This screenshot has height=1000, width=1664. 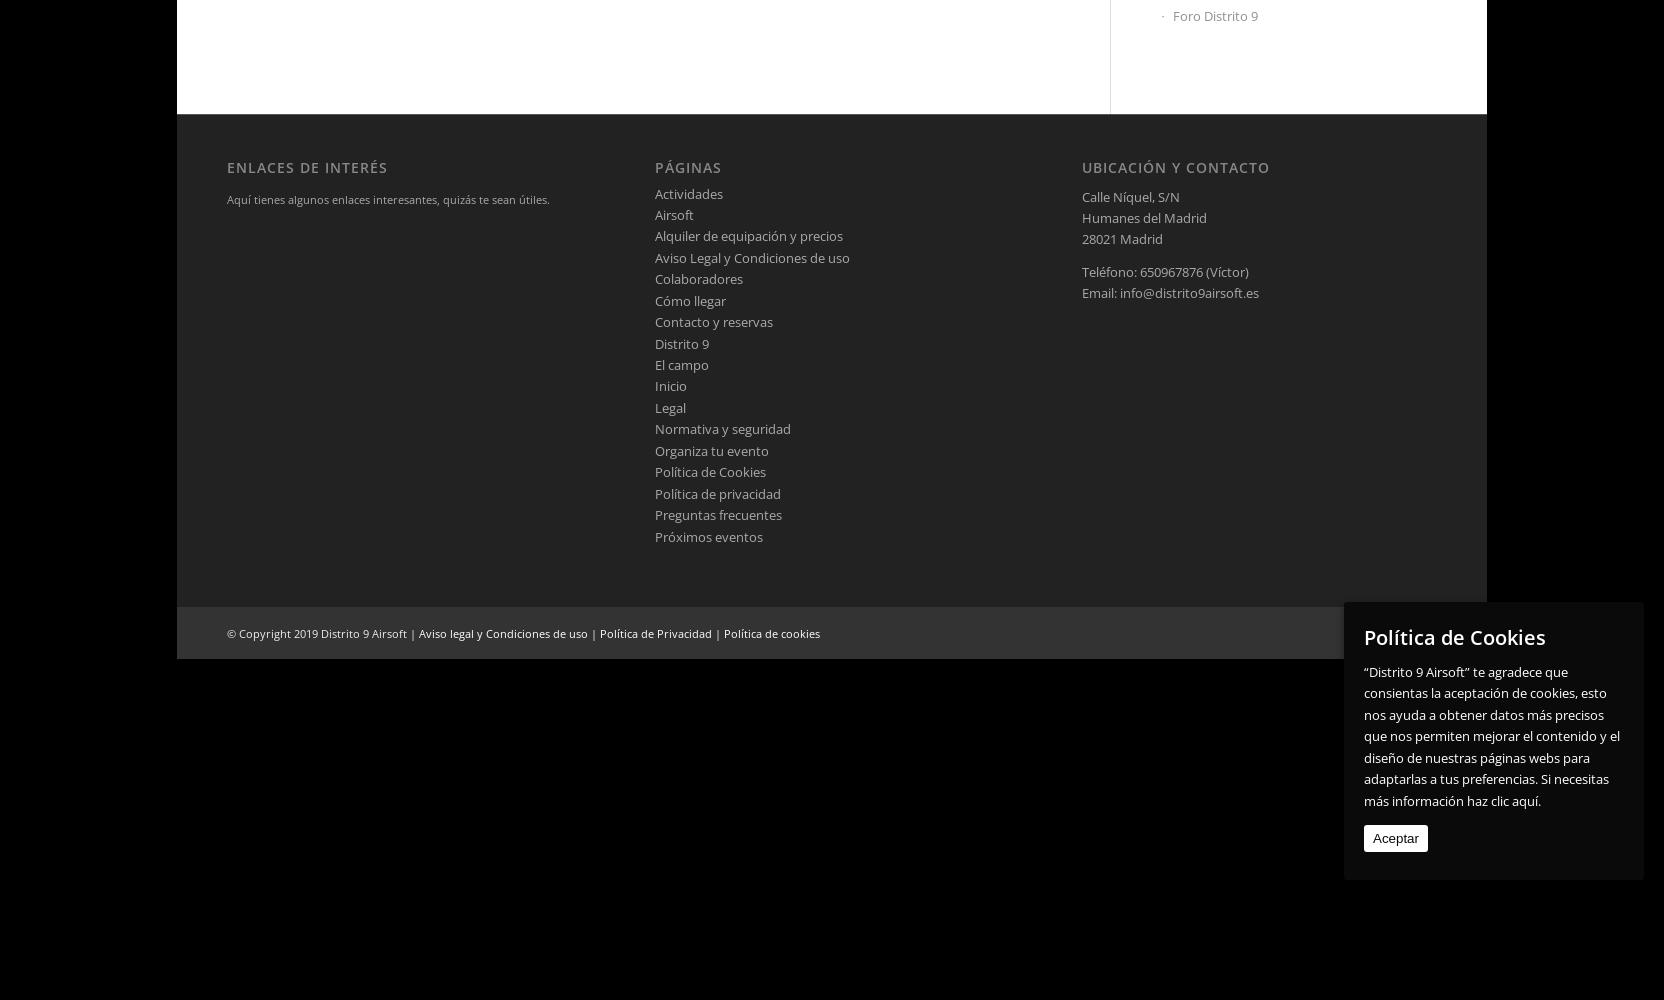 I want to click on 'Email:', so click(x=1101, y=293).